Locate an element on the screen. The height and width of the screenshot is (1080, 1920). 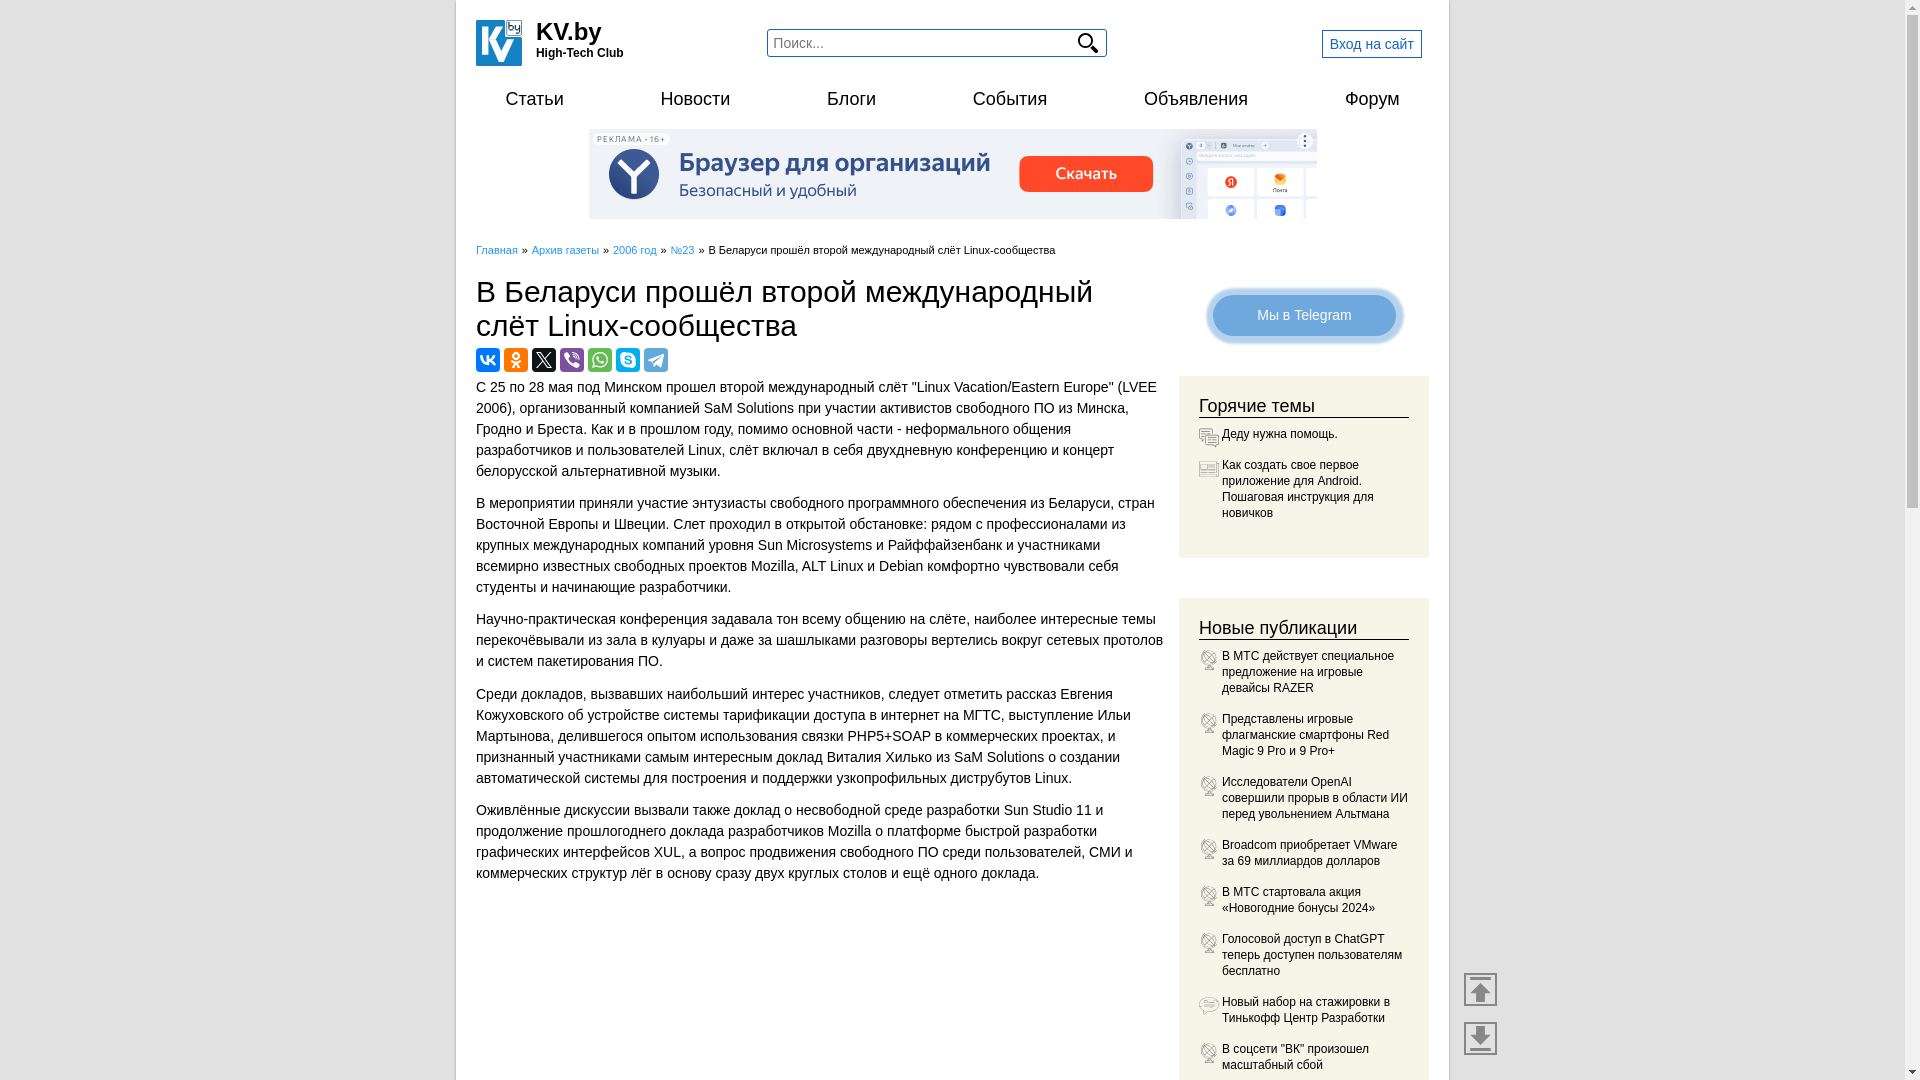
'Telegram' is located at coordinates (656, 358).